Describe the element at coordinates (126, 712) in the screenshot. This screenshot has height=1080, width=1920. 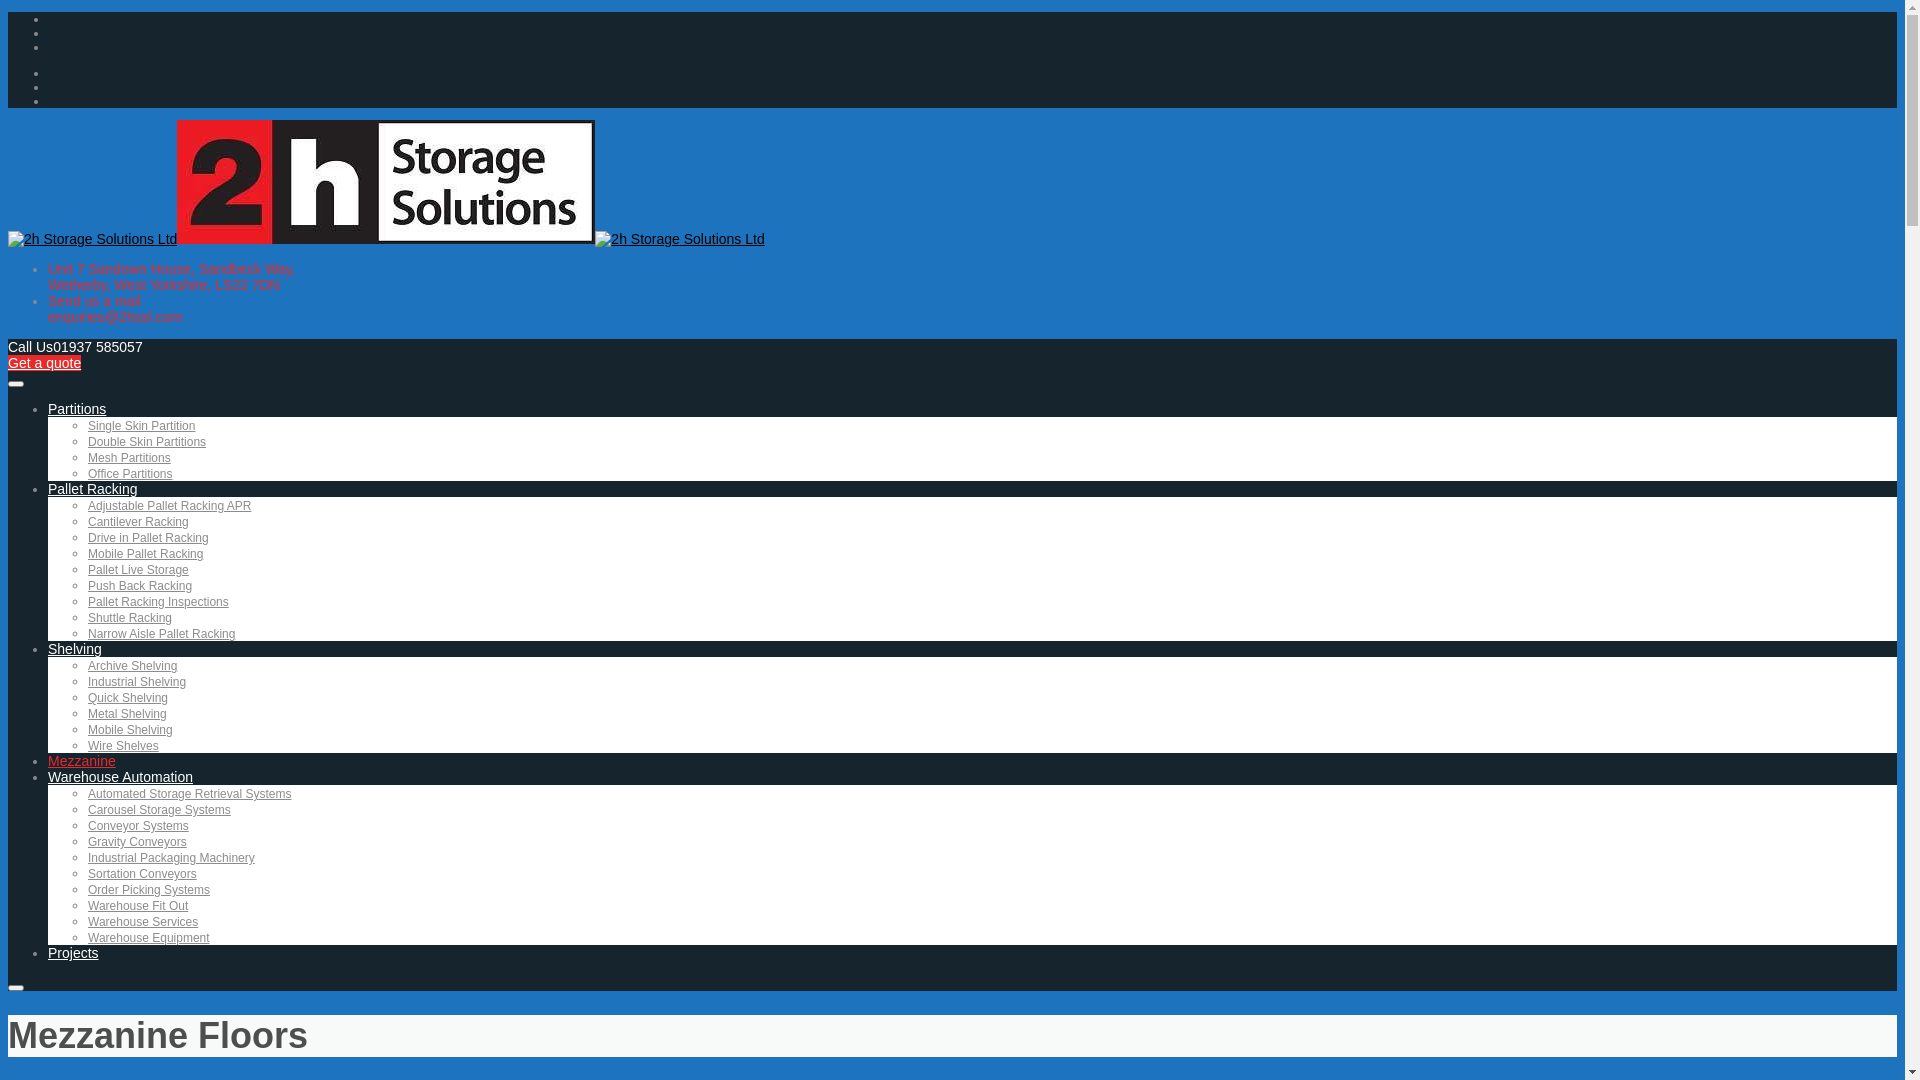
I see `'Metal Shelving'` at that location.